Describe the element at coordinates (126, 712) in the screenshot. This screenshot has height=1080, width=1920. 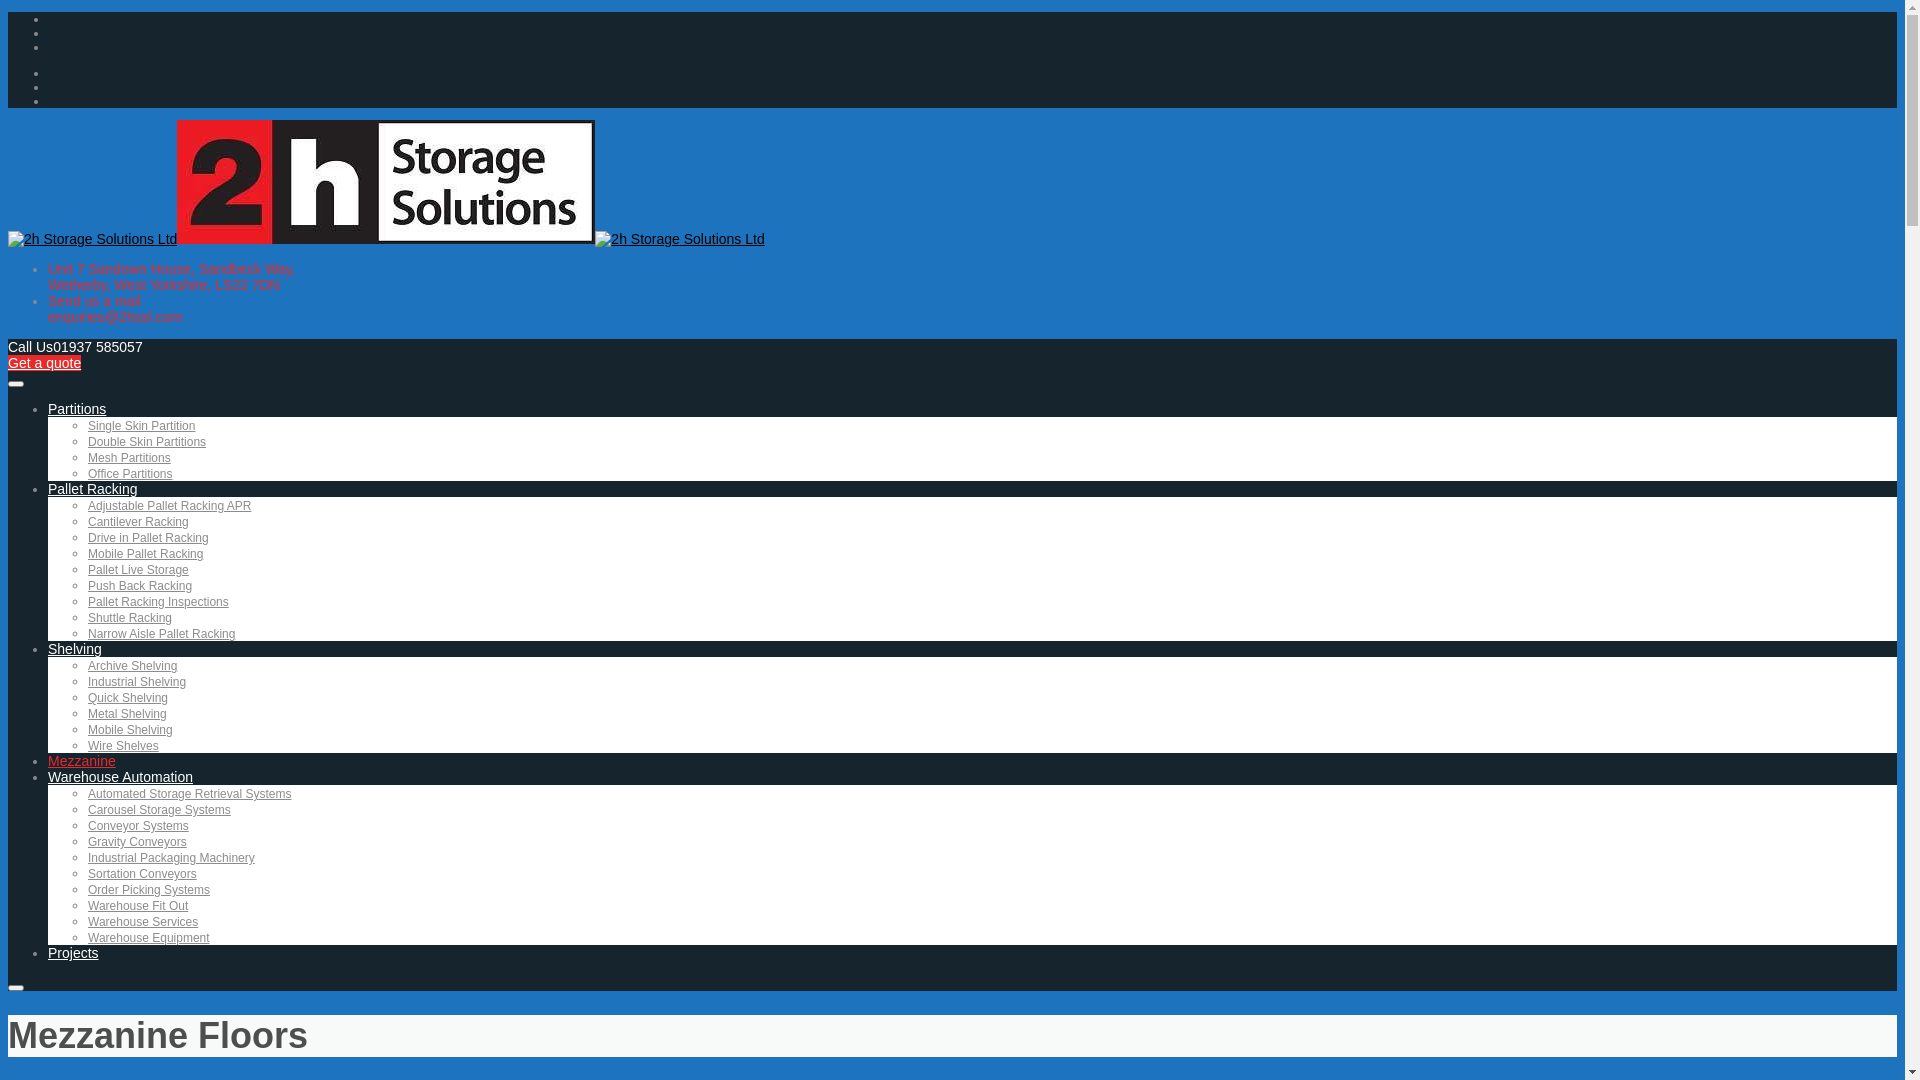
I see `'Metal Shelving'` at that location.